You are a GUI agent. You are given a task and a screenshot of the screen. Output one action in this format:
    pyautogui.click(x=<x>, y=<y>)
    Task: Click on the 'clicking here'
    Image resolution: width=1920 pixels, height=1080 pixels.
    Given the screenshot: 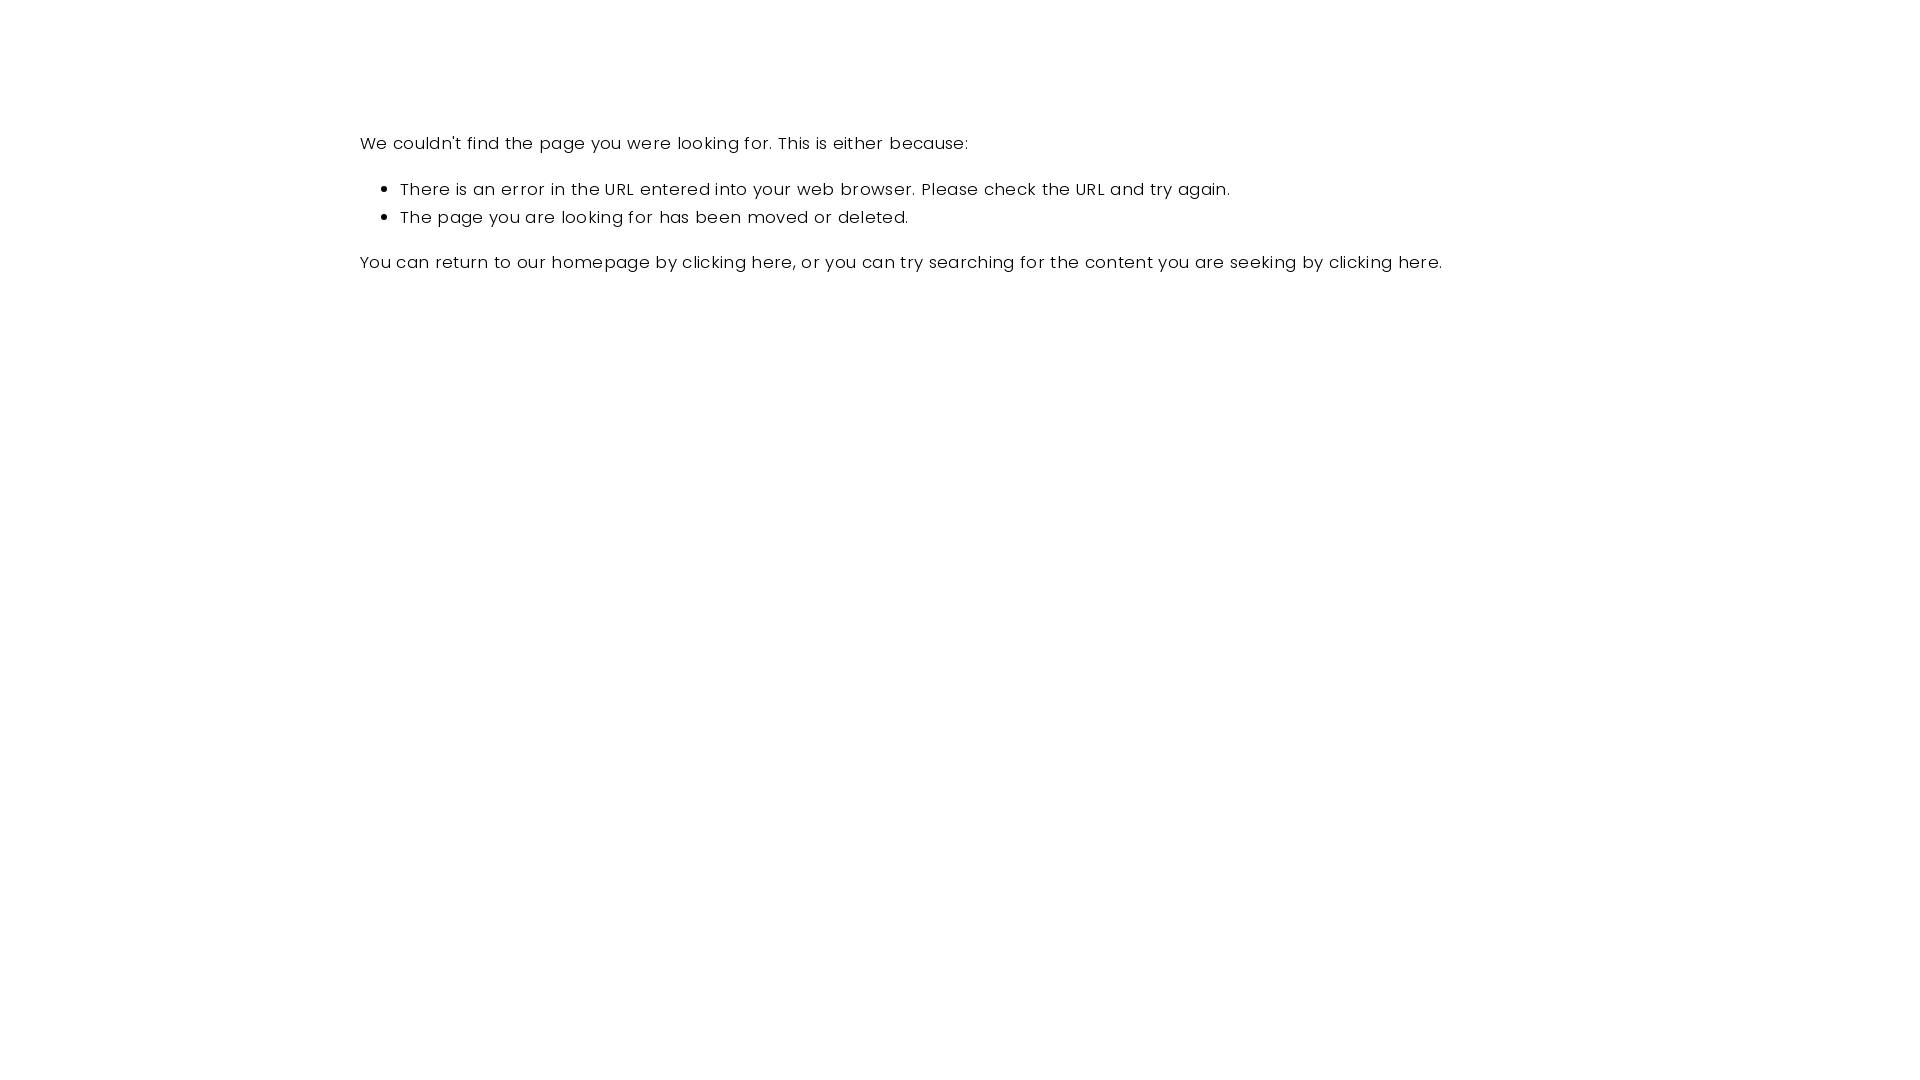 What is the action you would take?
    pyautogui.click(x=681, y=261)
    